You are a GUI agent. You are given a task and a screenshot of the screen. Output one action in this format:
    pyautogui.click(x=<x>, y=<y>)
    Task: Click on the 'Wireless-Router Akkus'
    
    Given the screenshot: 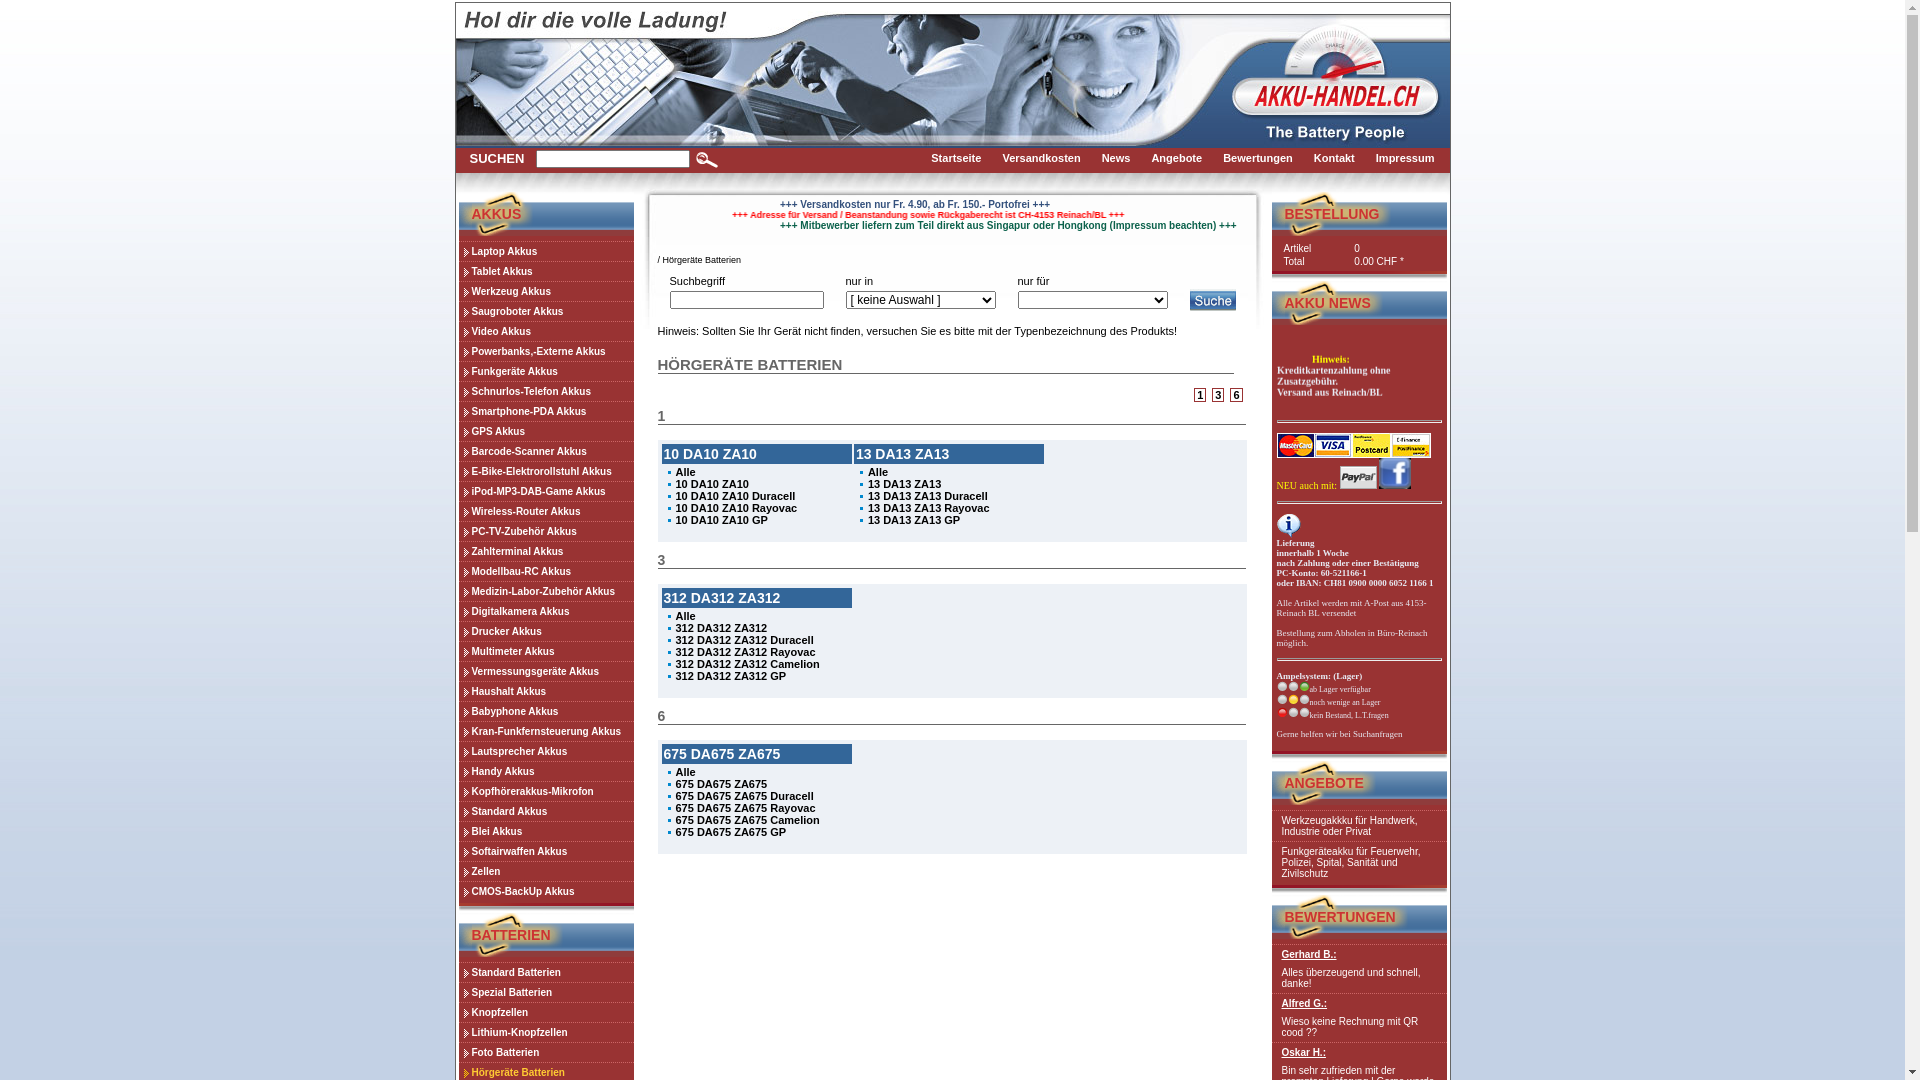 What is the action you would take?
    pyautogui.click(x=456, y=509)
    